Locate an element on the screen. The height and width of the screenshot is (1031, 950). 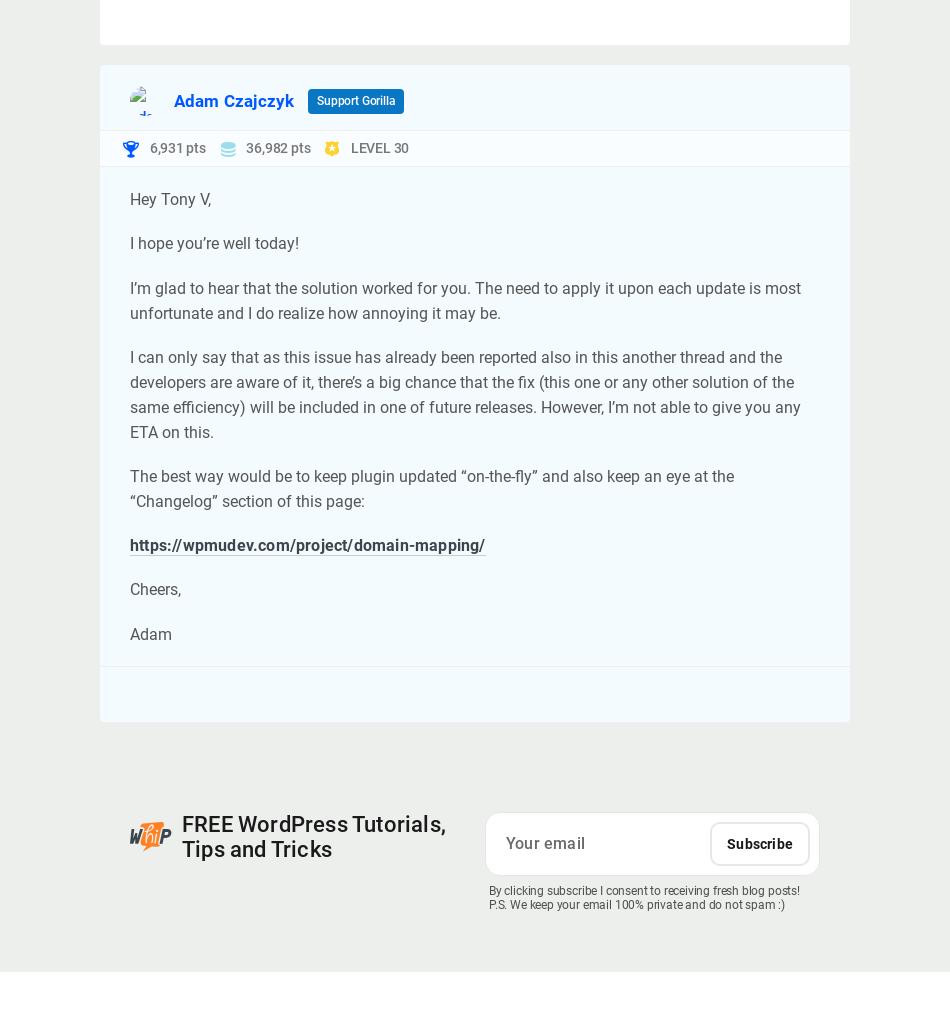
'Adam Czajczyk' is located at coordinates (233, 100).